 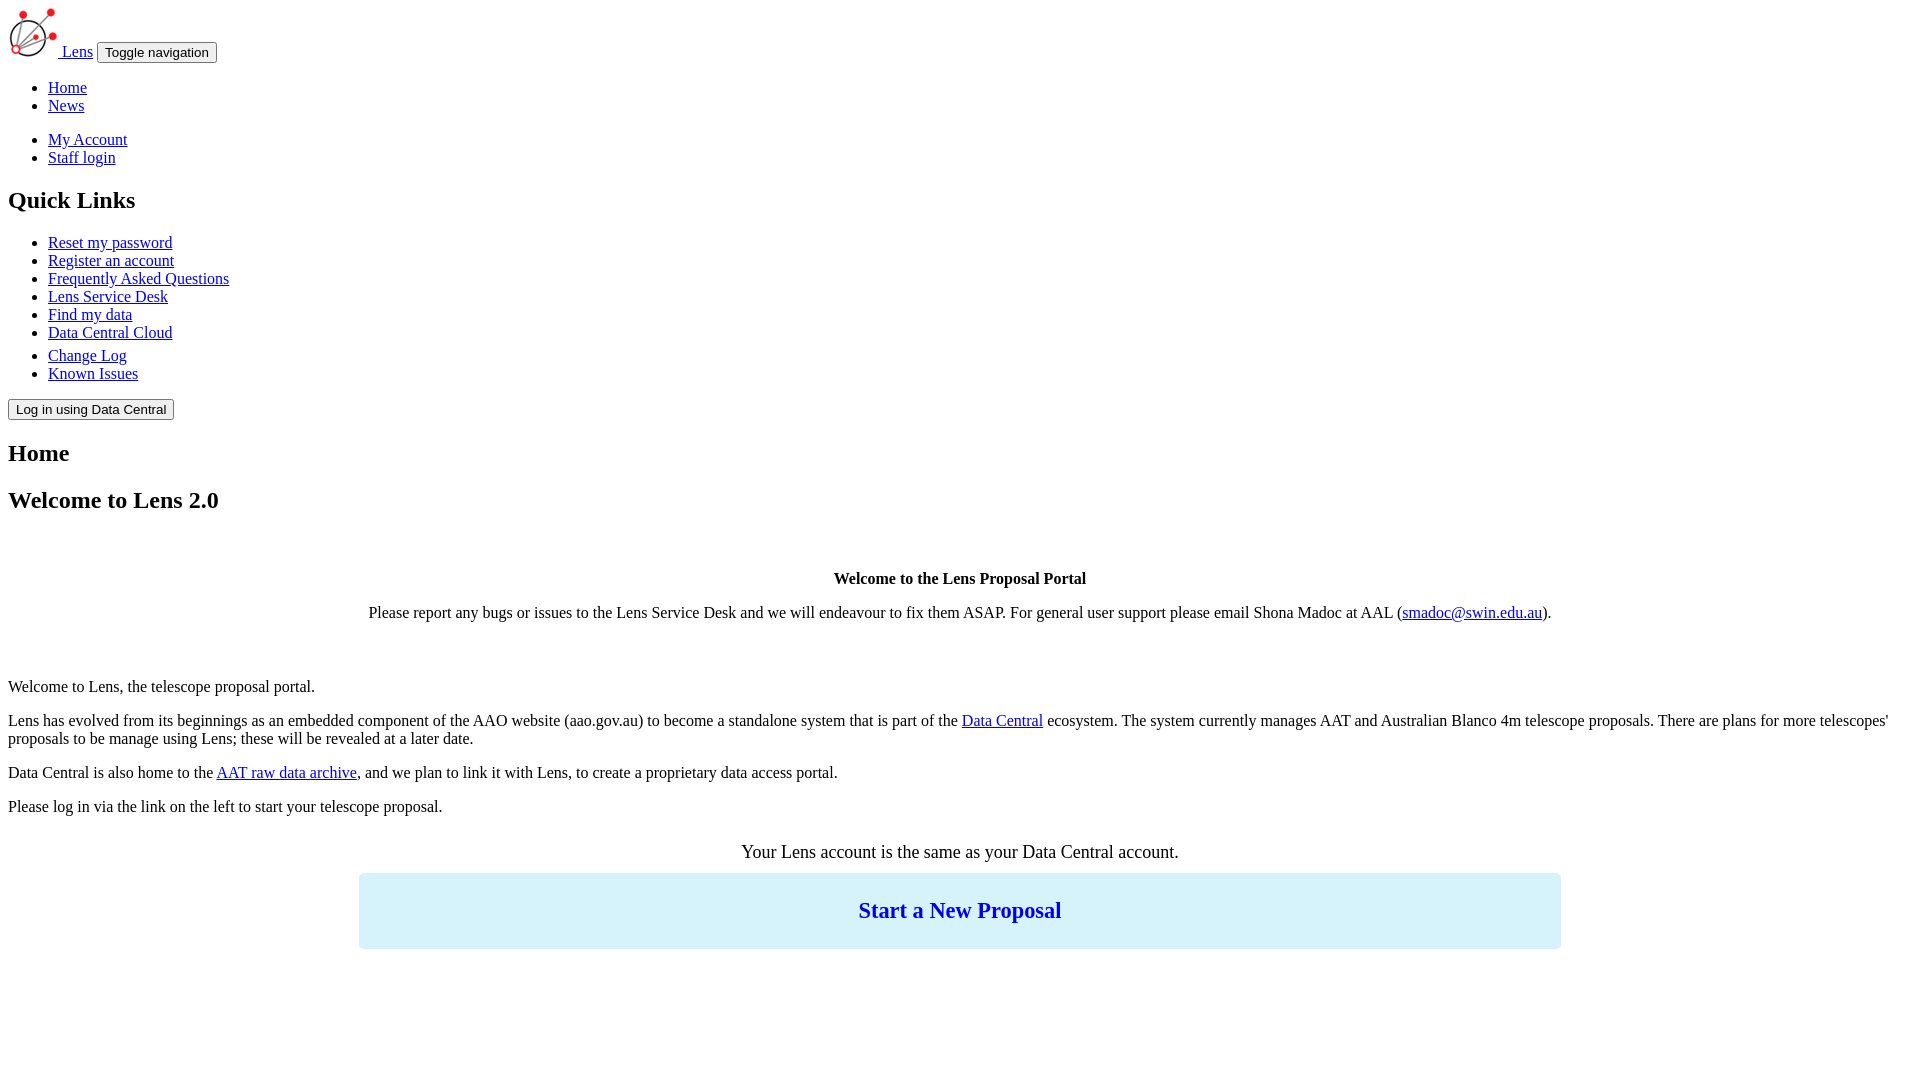 I want to click on 'Data Central Cloud', so click(x=109, y=331).